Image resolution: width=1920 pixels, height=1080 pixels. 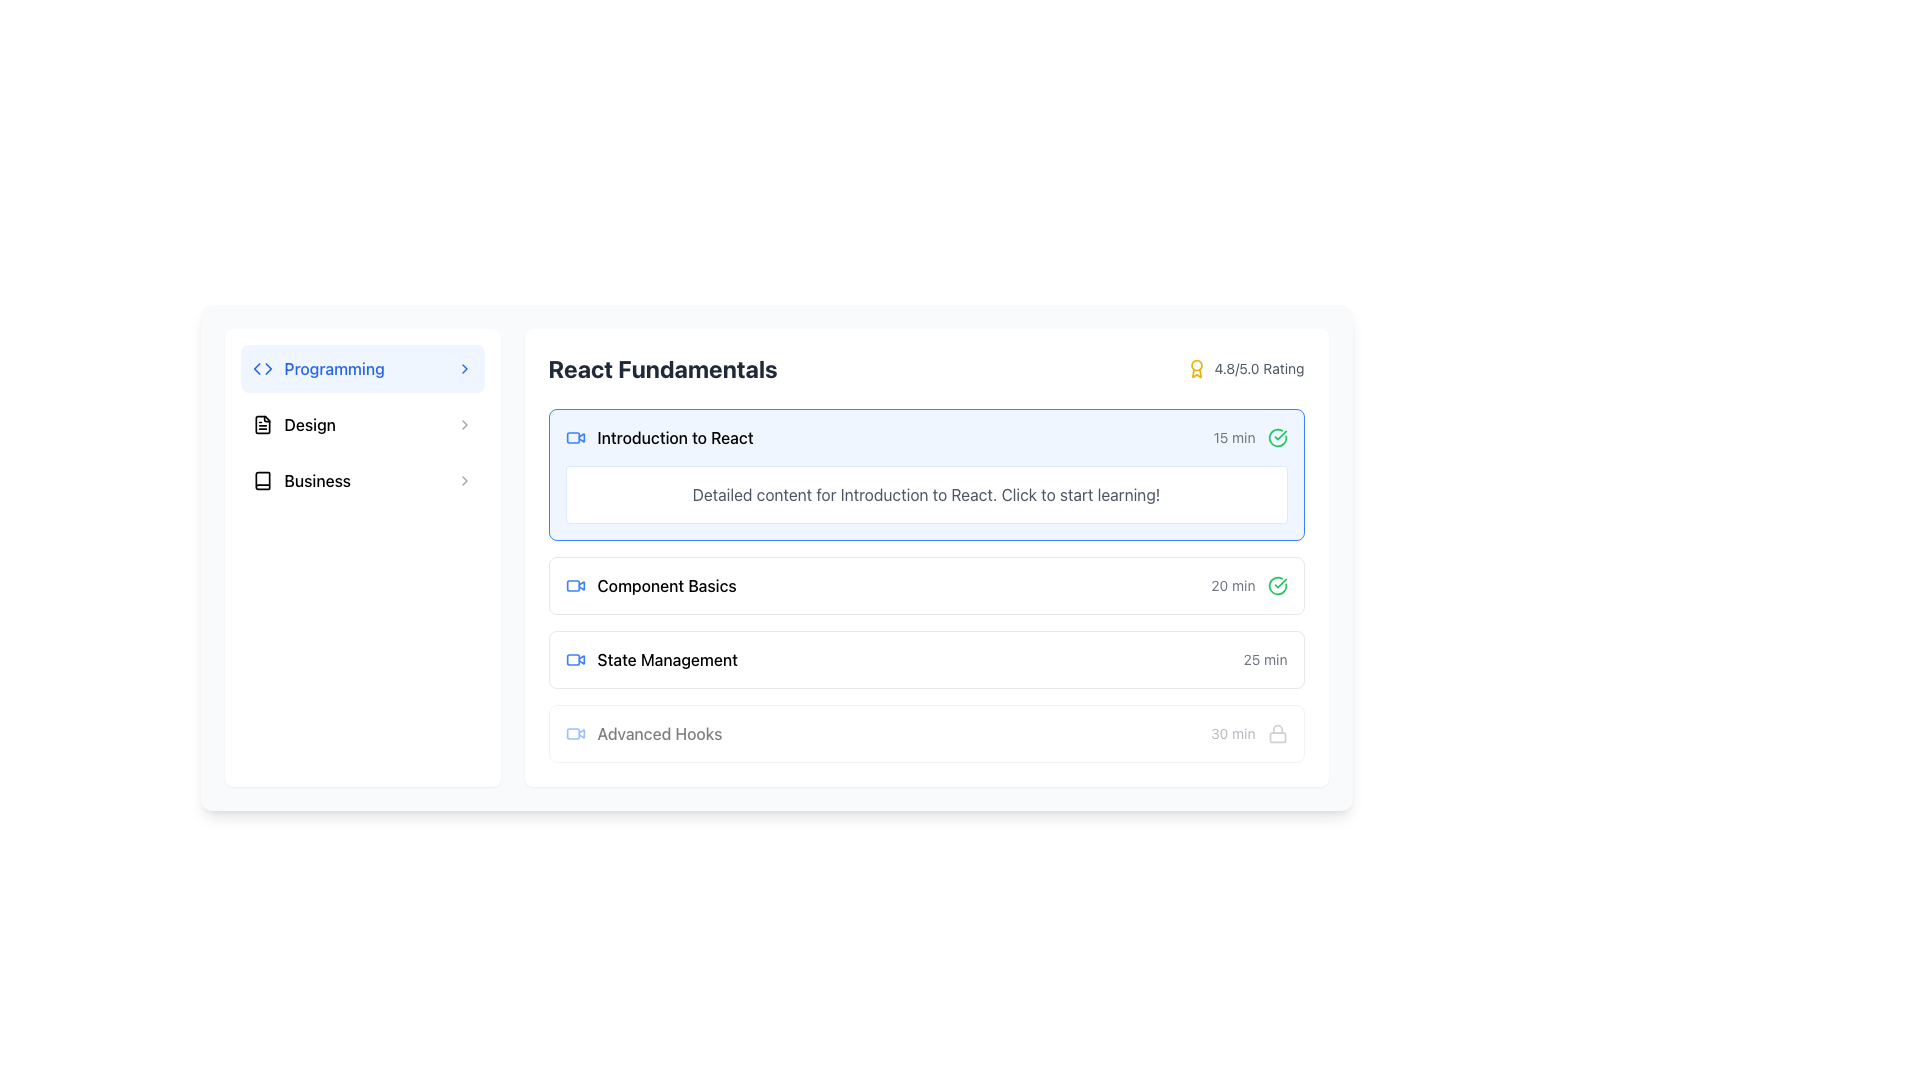 I want to click on the rounded rectangle SVG shape element representing a video or media component, located beside 'State Management', so click(x=571, y=659).